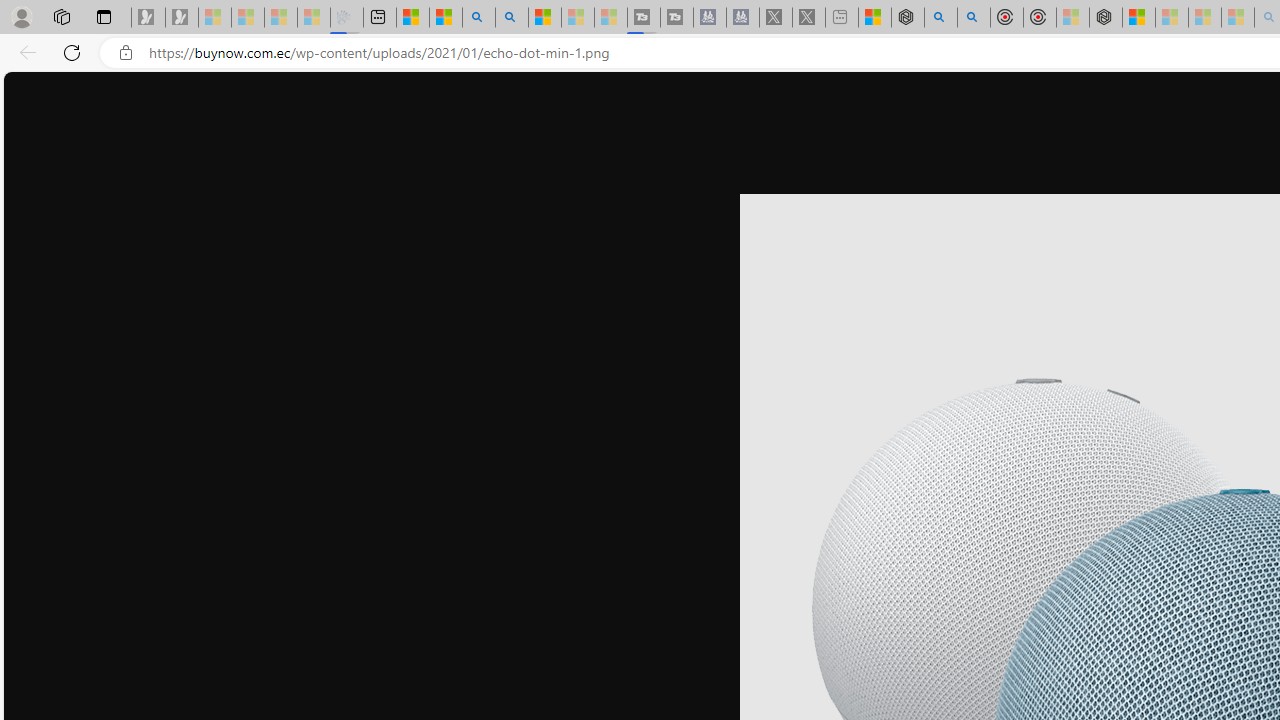  What do you see at coordinates (907, 17) in the screenshot?
I see `'Nordace - Summer Adventures 2024'` at bounding box center [907, 17].